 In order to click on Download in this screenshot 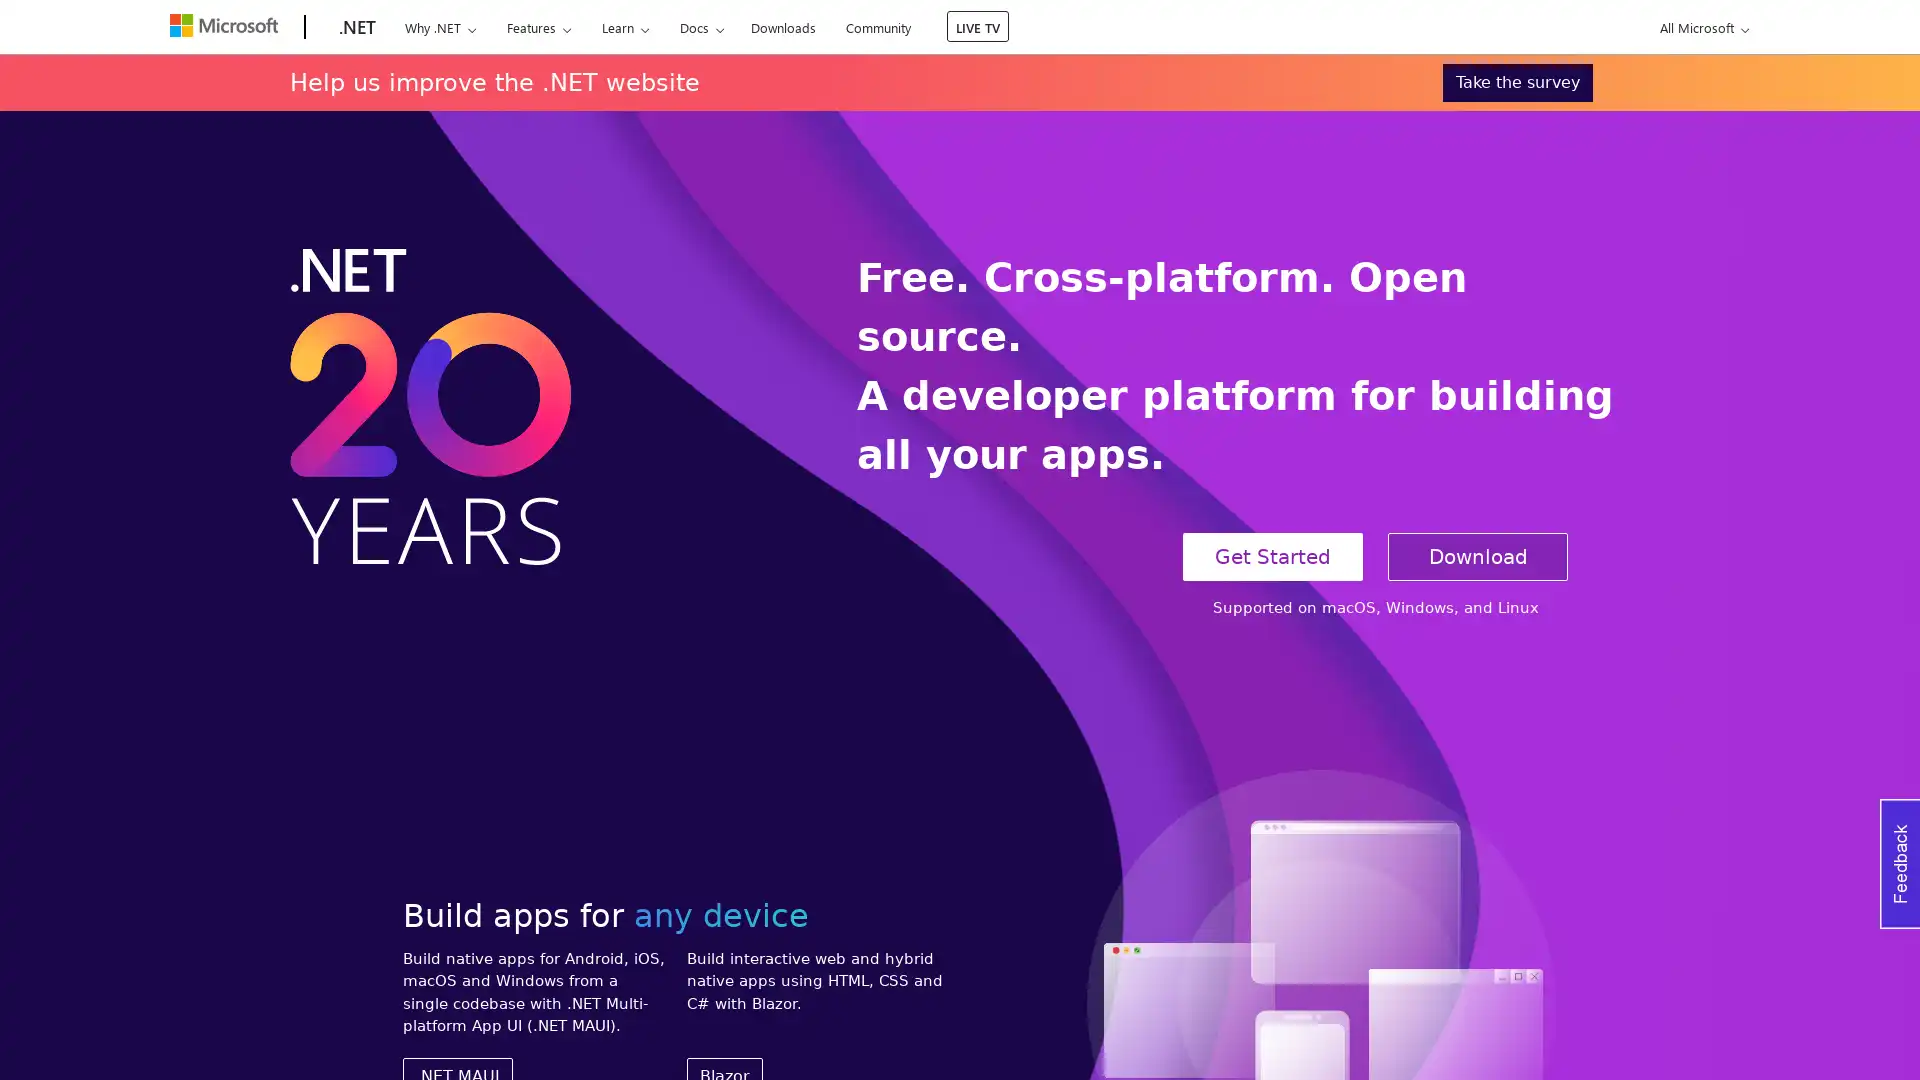, I will do `click(1478, 556)`.